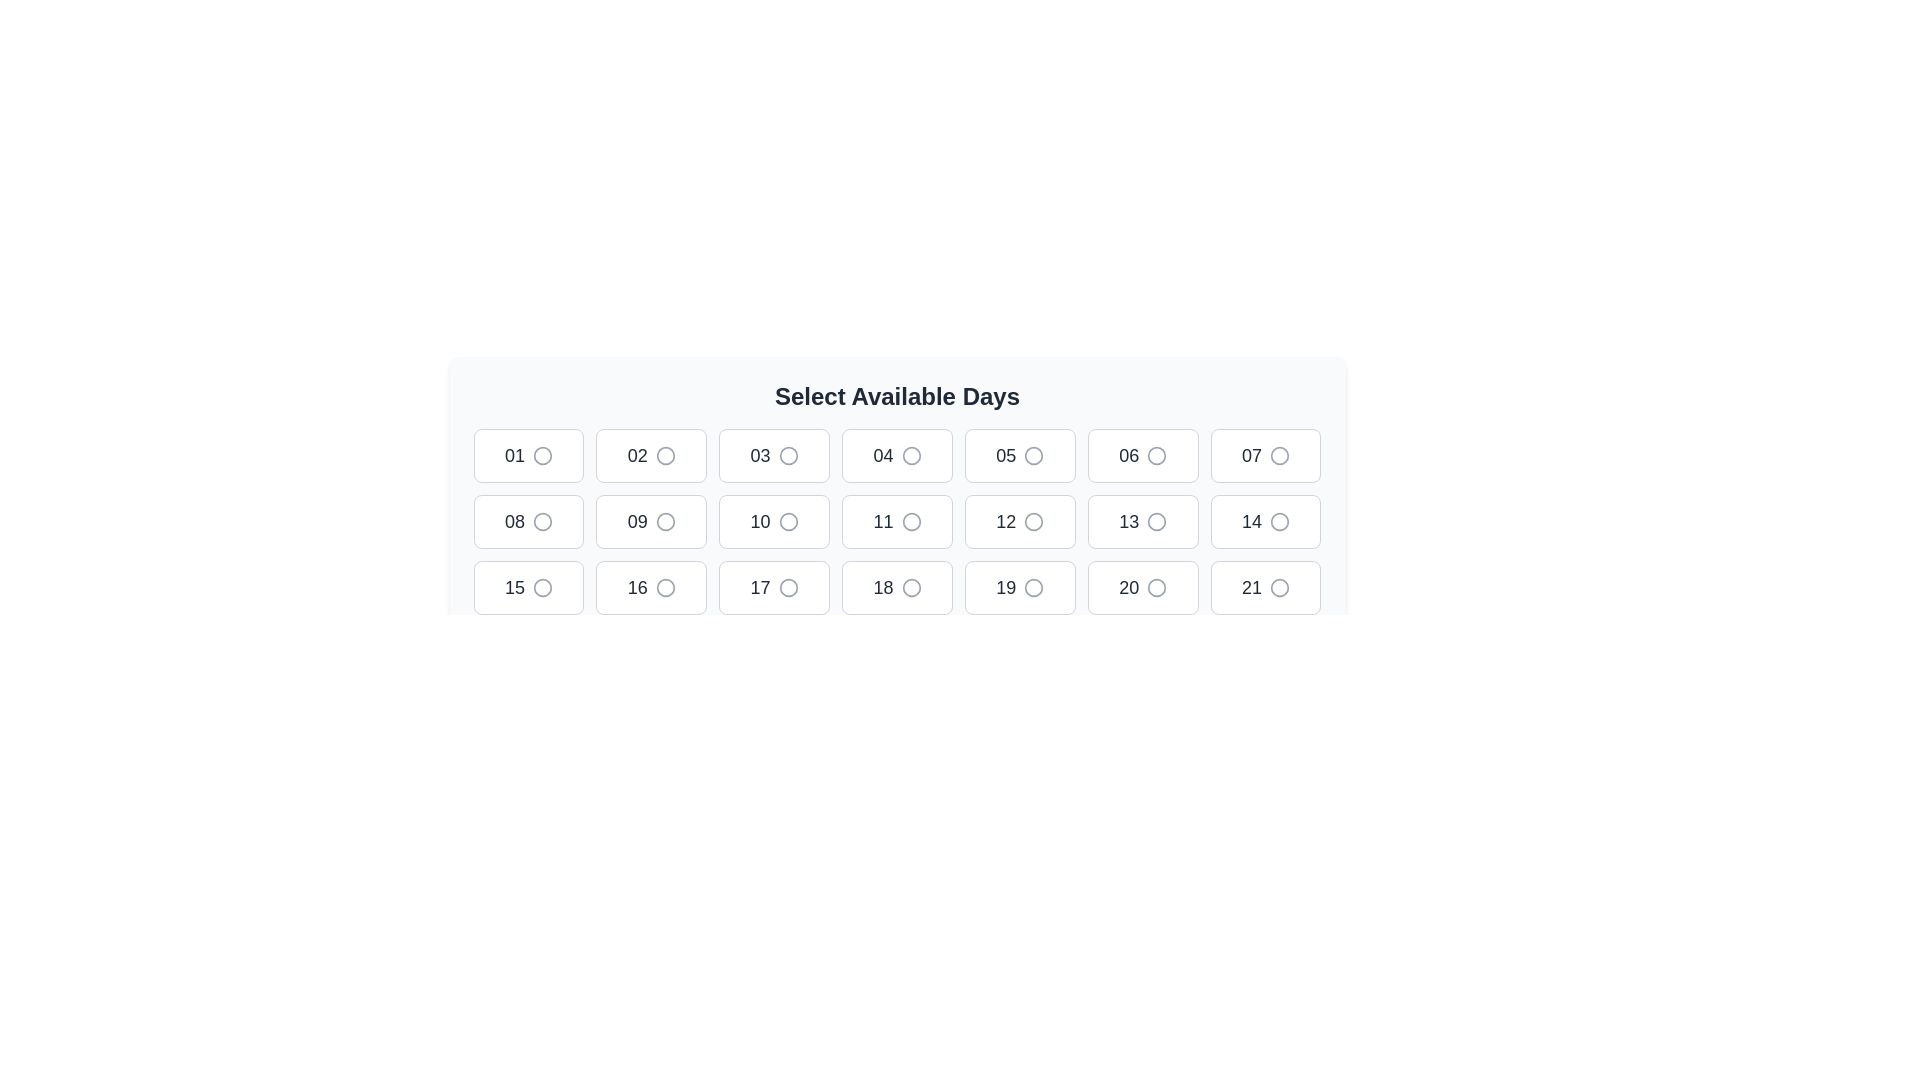 The height and width of the screenshot is (1080, 1920). Describe the element at coordinates (1006, 455) in the screenshot. I see `the Text Label element displaying '05', which is styled with a large font size, medium font weight, and dark gray color, located under the 'Select Available Days' section` at that location.